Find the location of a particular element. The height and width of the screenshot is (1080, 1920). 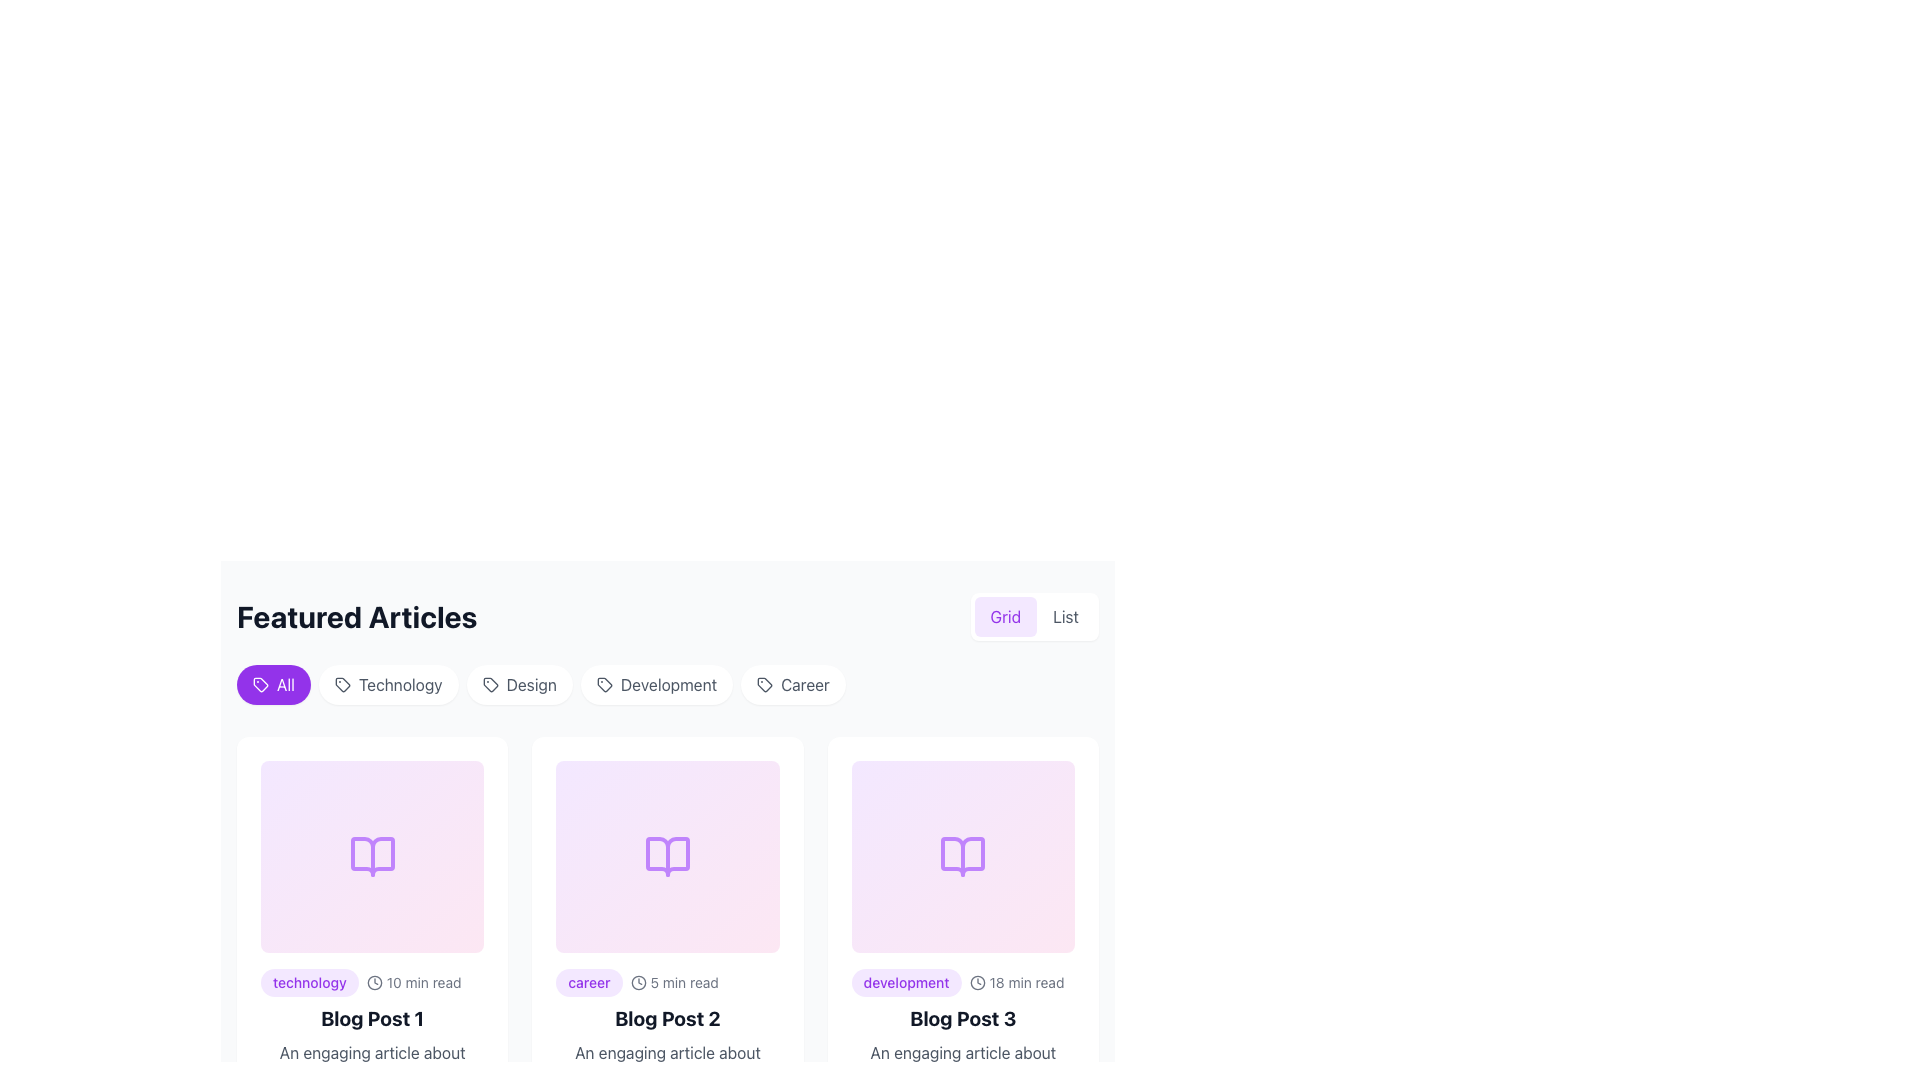

the gradient-filled rectangle with rounded corners containing a purple open book icon, located at the center of 'Blog Post 3' in the grid layout is located at coordinates (963, 855).